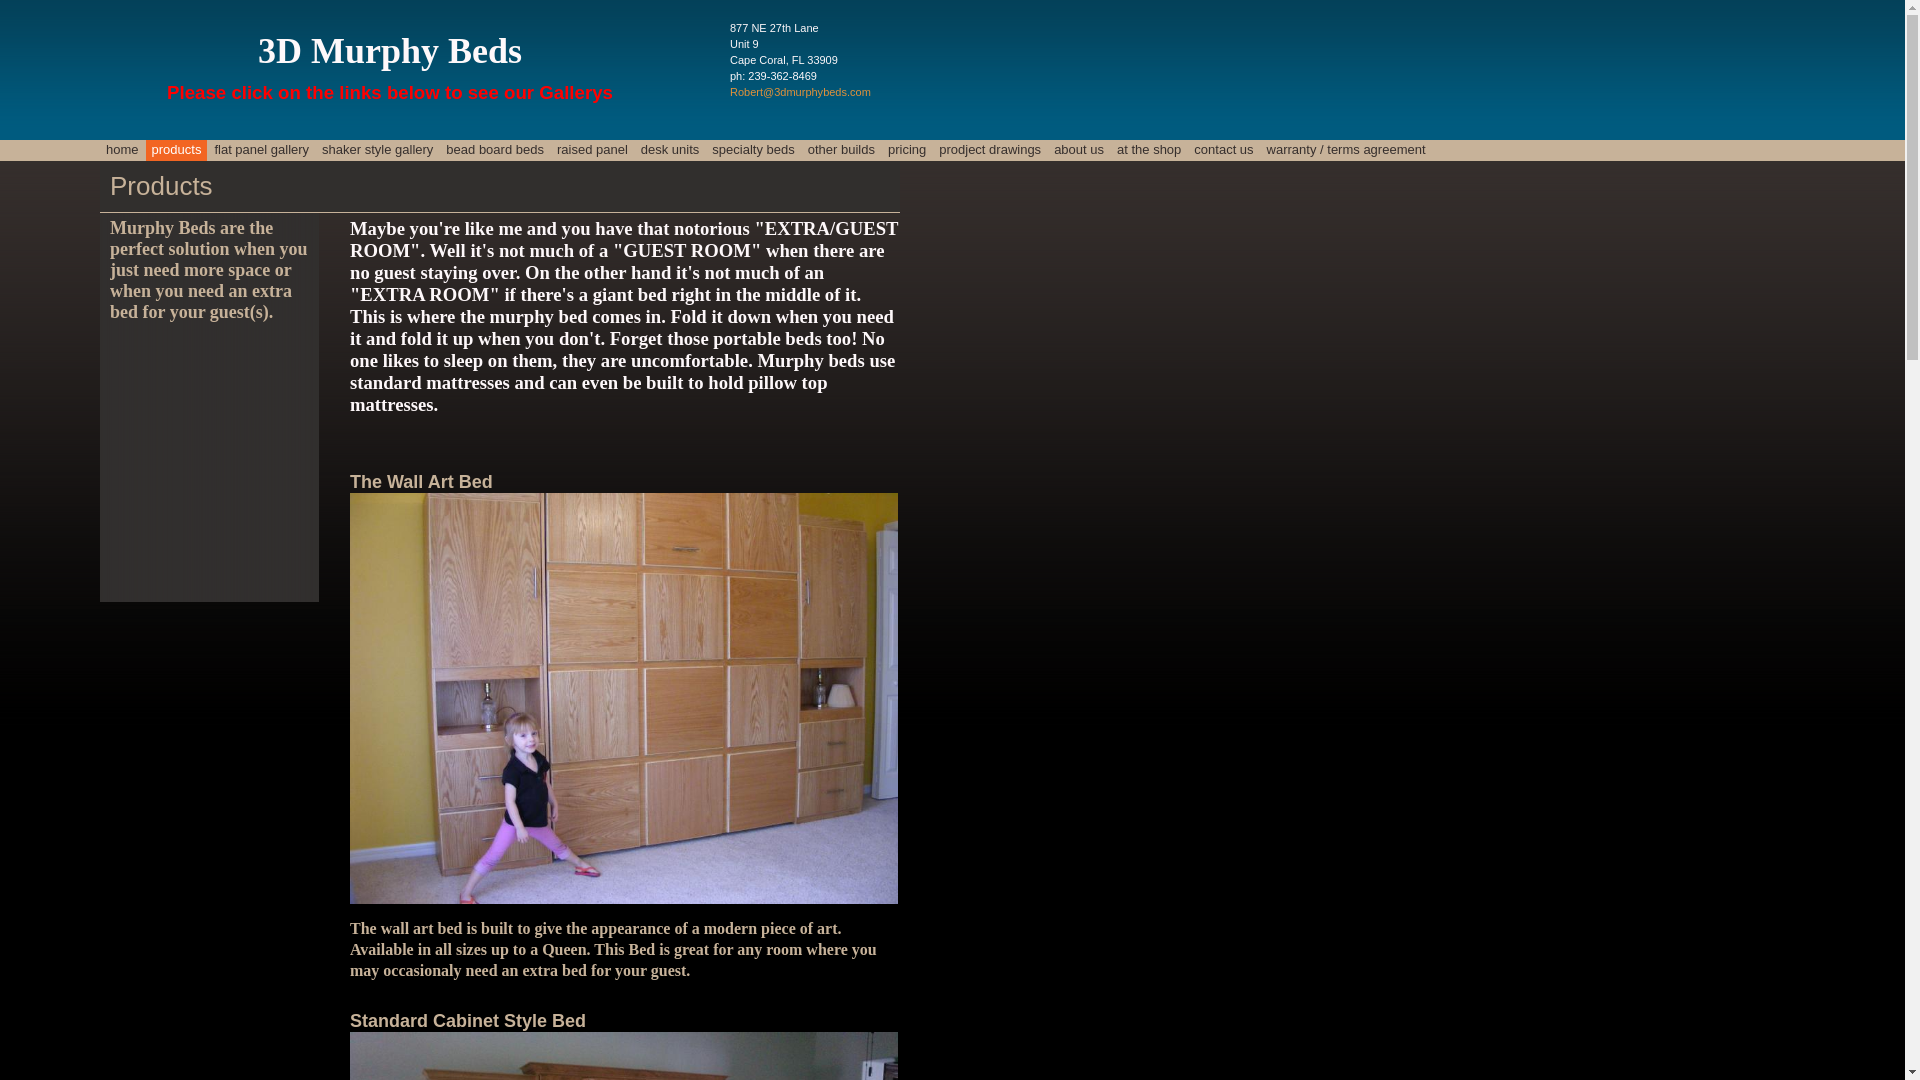  I want to click on 'home', so click(99, 149).